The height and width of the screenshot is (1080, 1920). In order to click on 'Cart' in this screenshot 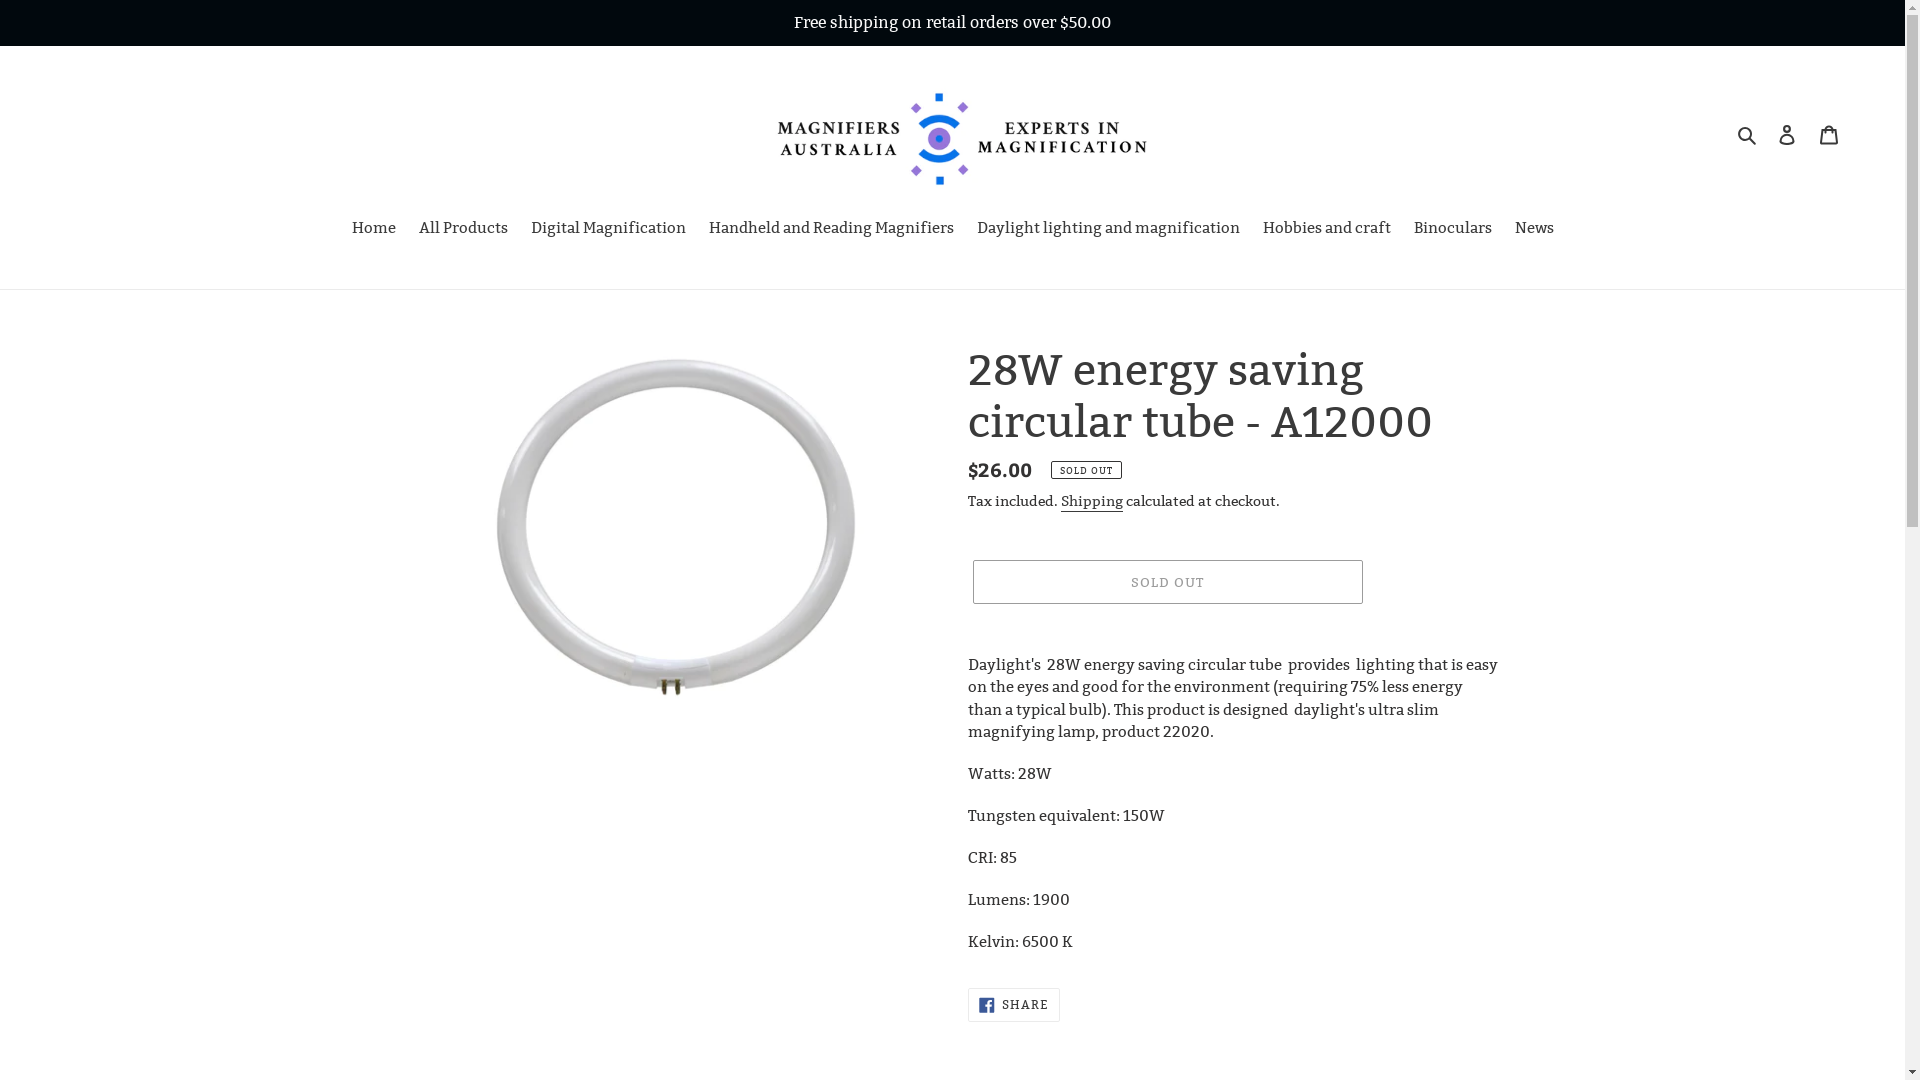, I will do `click(1808, 134)`.